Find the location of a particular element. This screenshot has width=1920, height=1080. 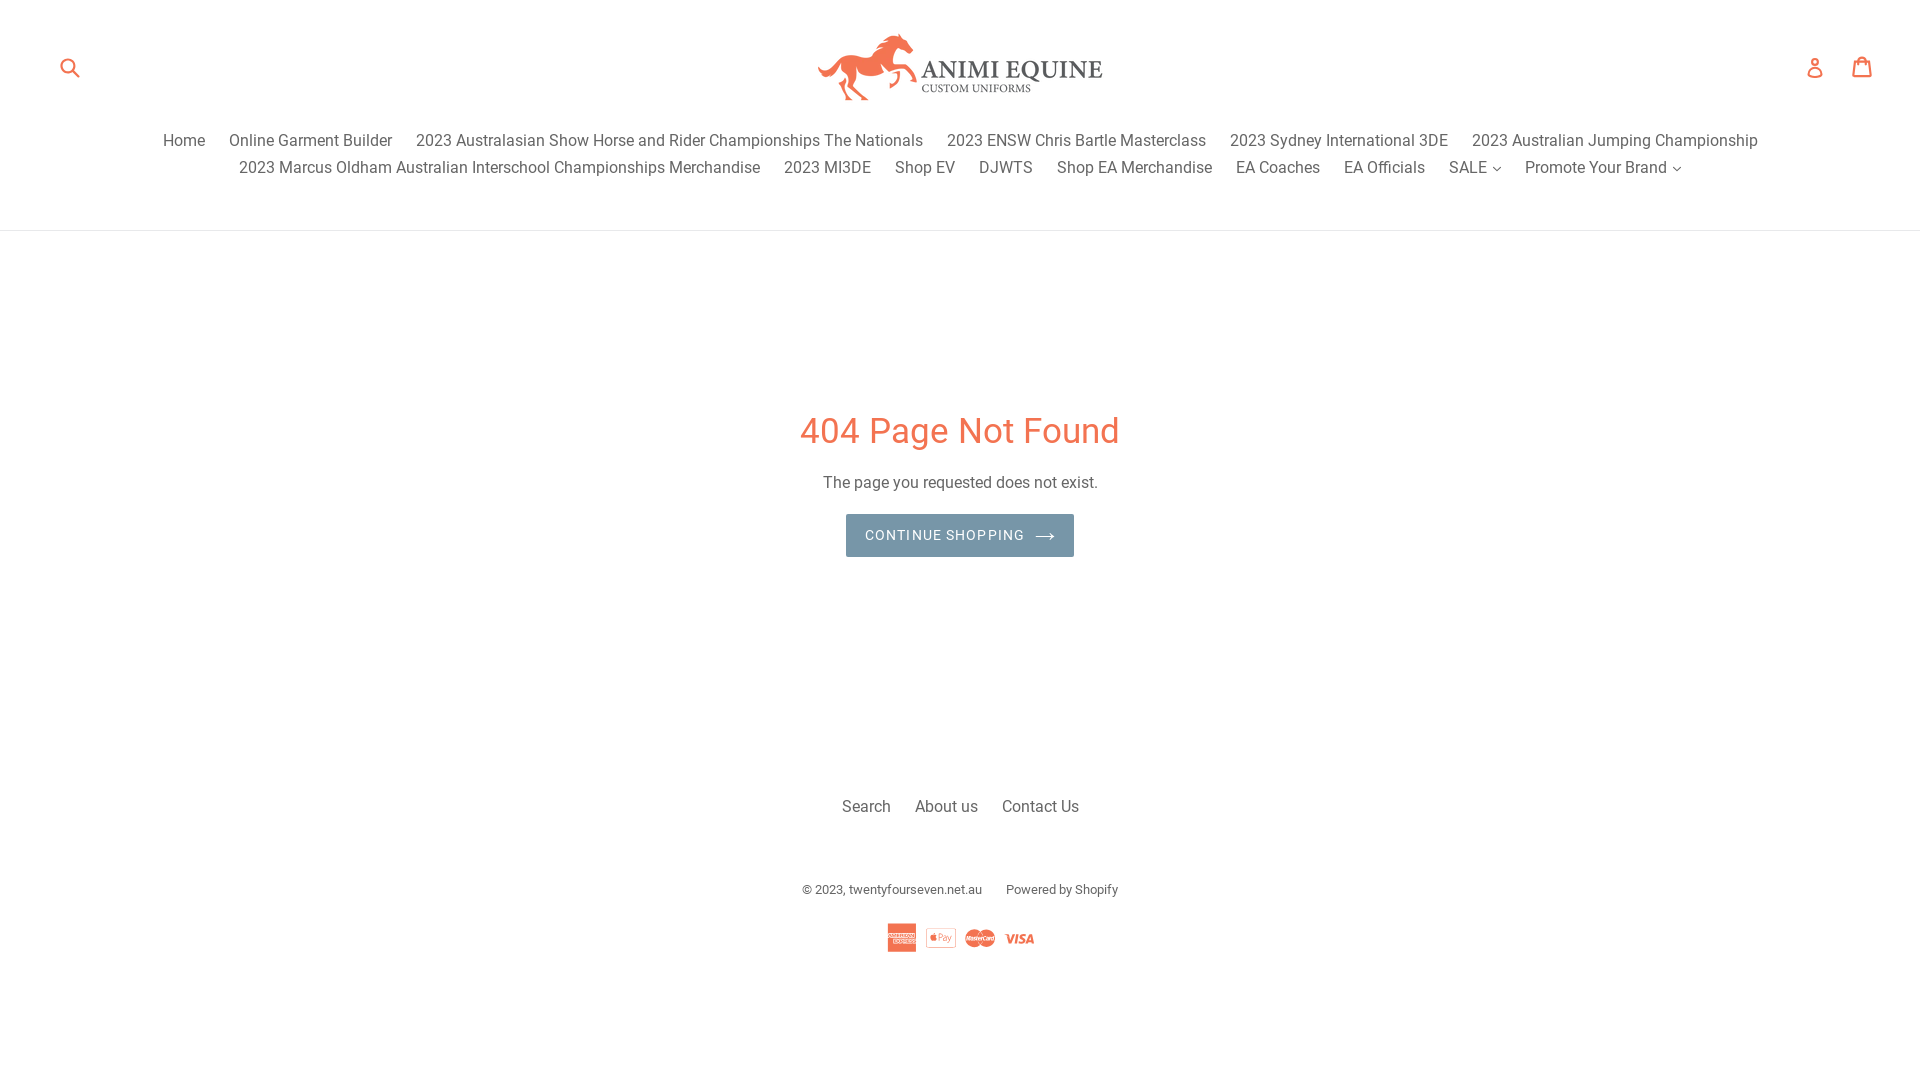

'Online Garment Builder' is located at coordinates (308, 141).